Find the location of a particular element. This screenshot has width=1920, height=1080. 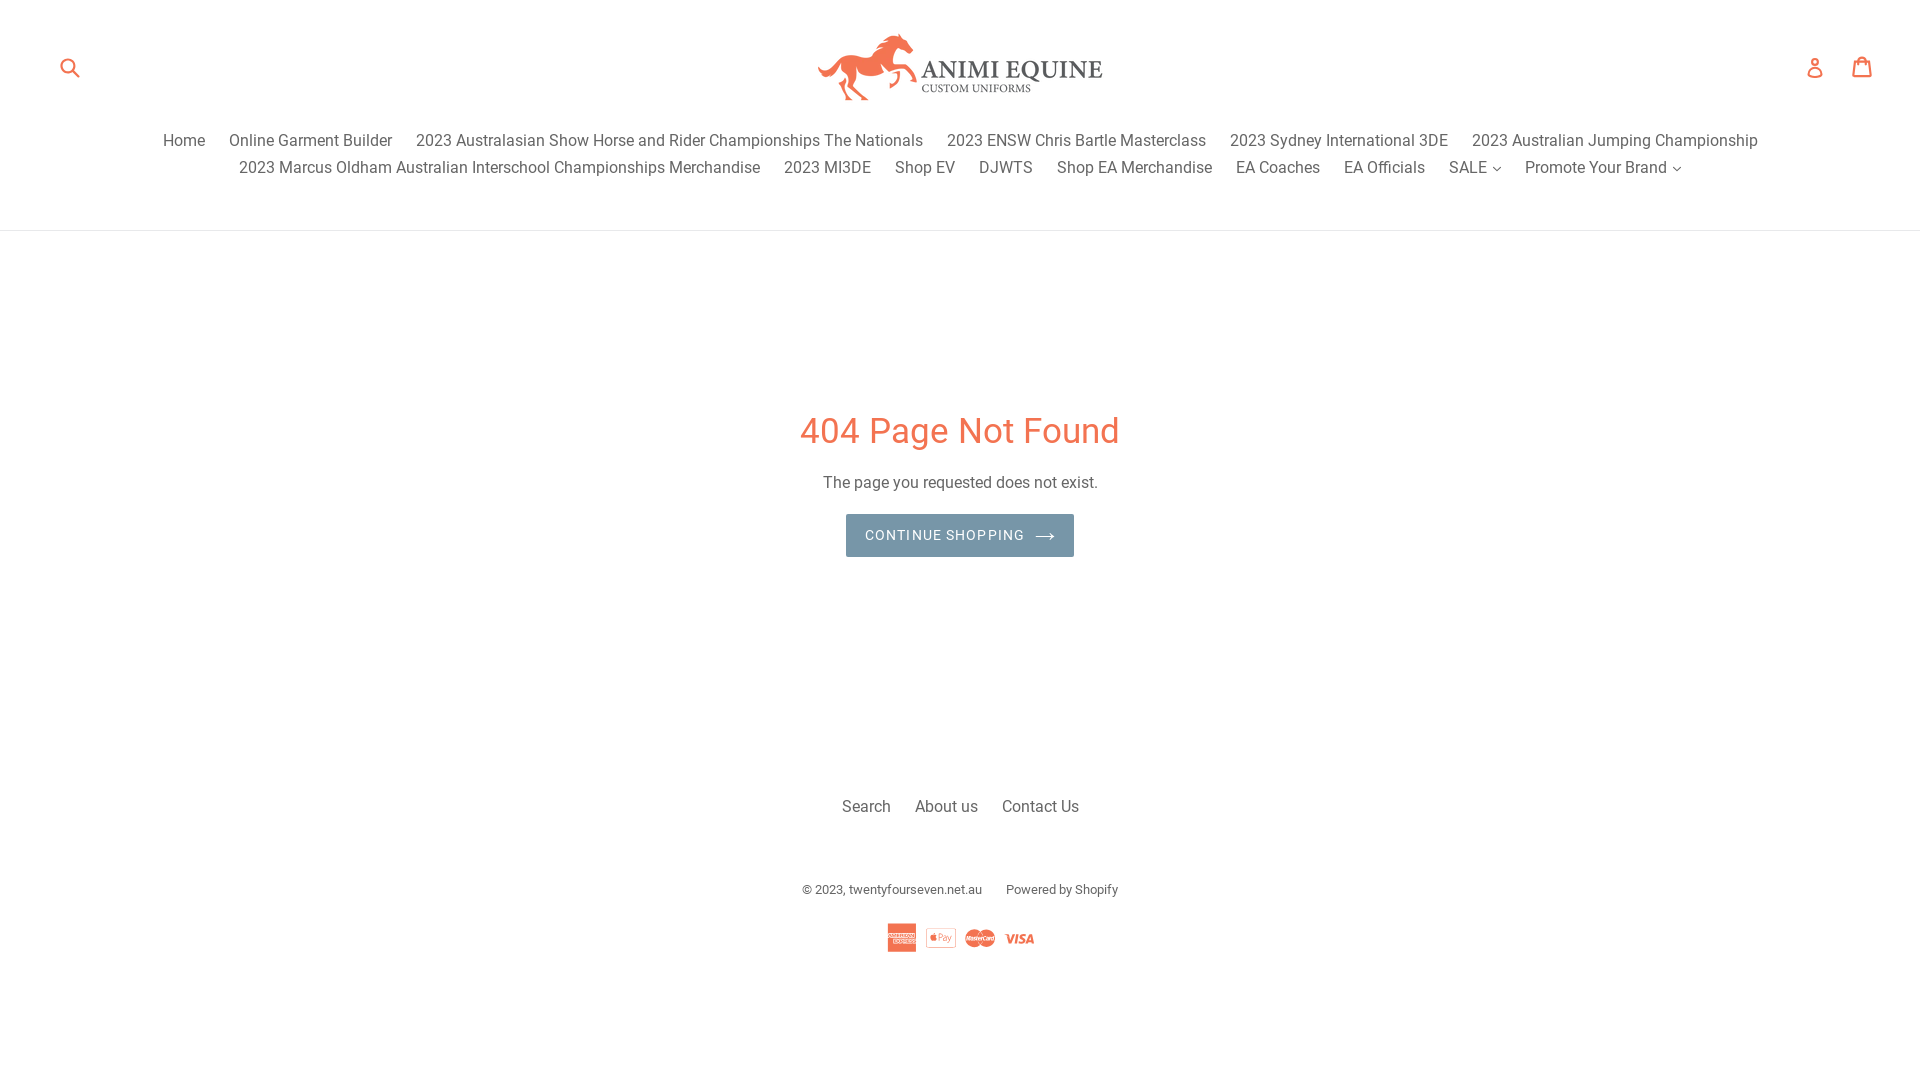

'Online Garment Builder' is located at coordinates (308, 141).